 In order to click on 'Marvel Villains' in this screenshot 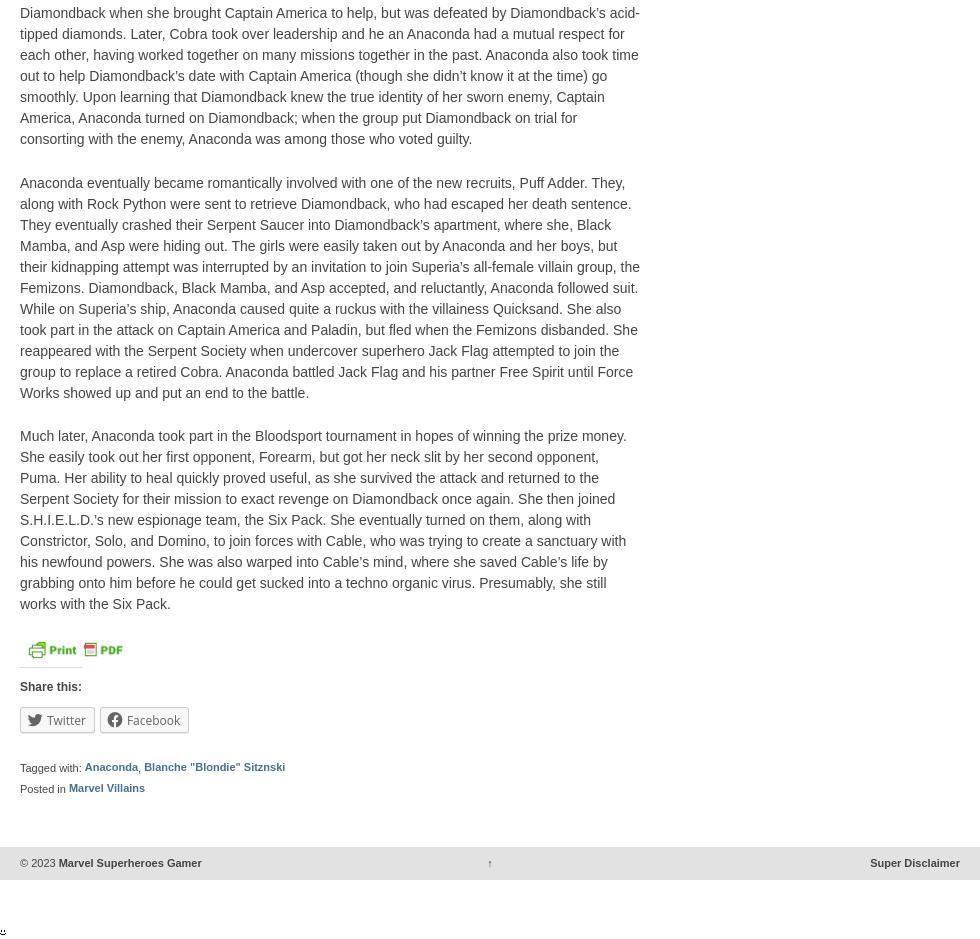, I will do `click(106, 787)`.